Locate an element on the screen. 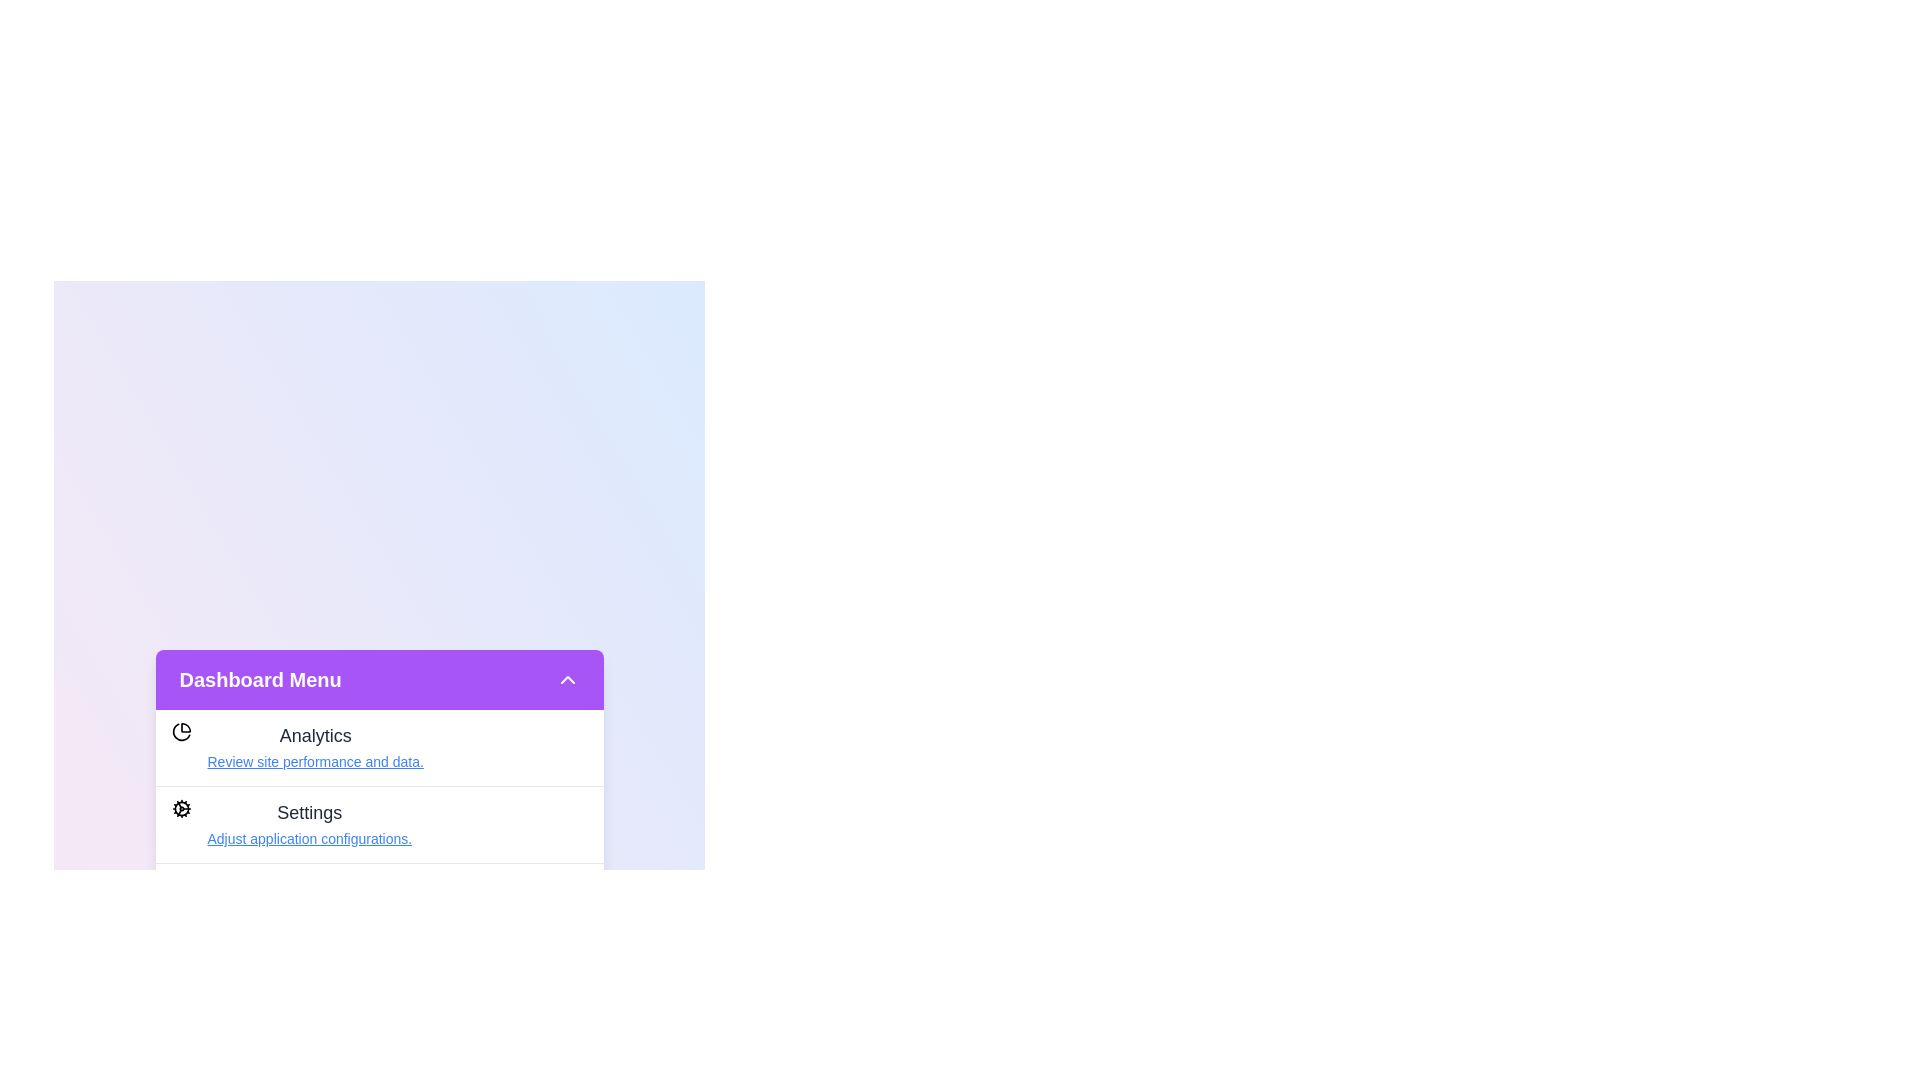  the menu item Settings to view its details is located at coordinates (307, 839).